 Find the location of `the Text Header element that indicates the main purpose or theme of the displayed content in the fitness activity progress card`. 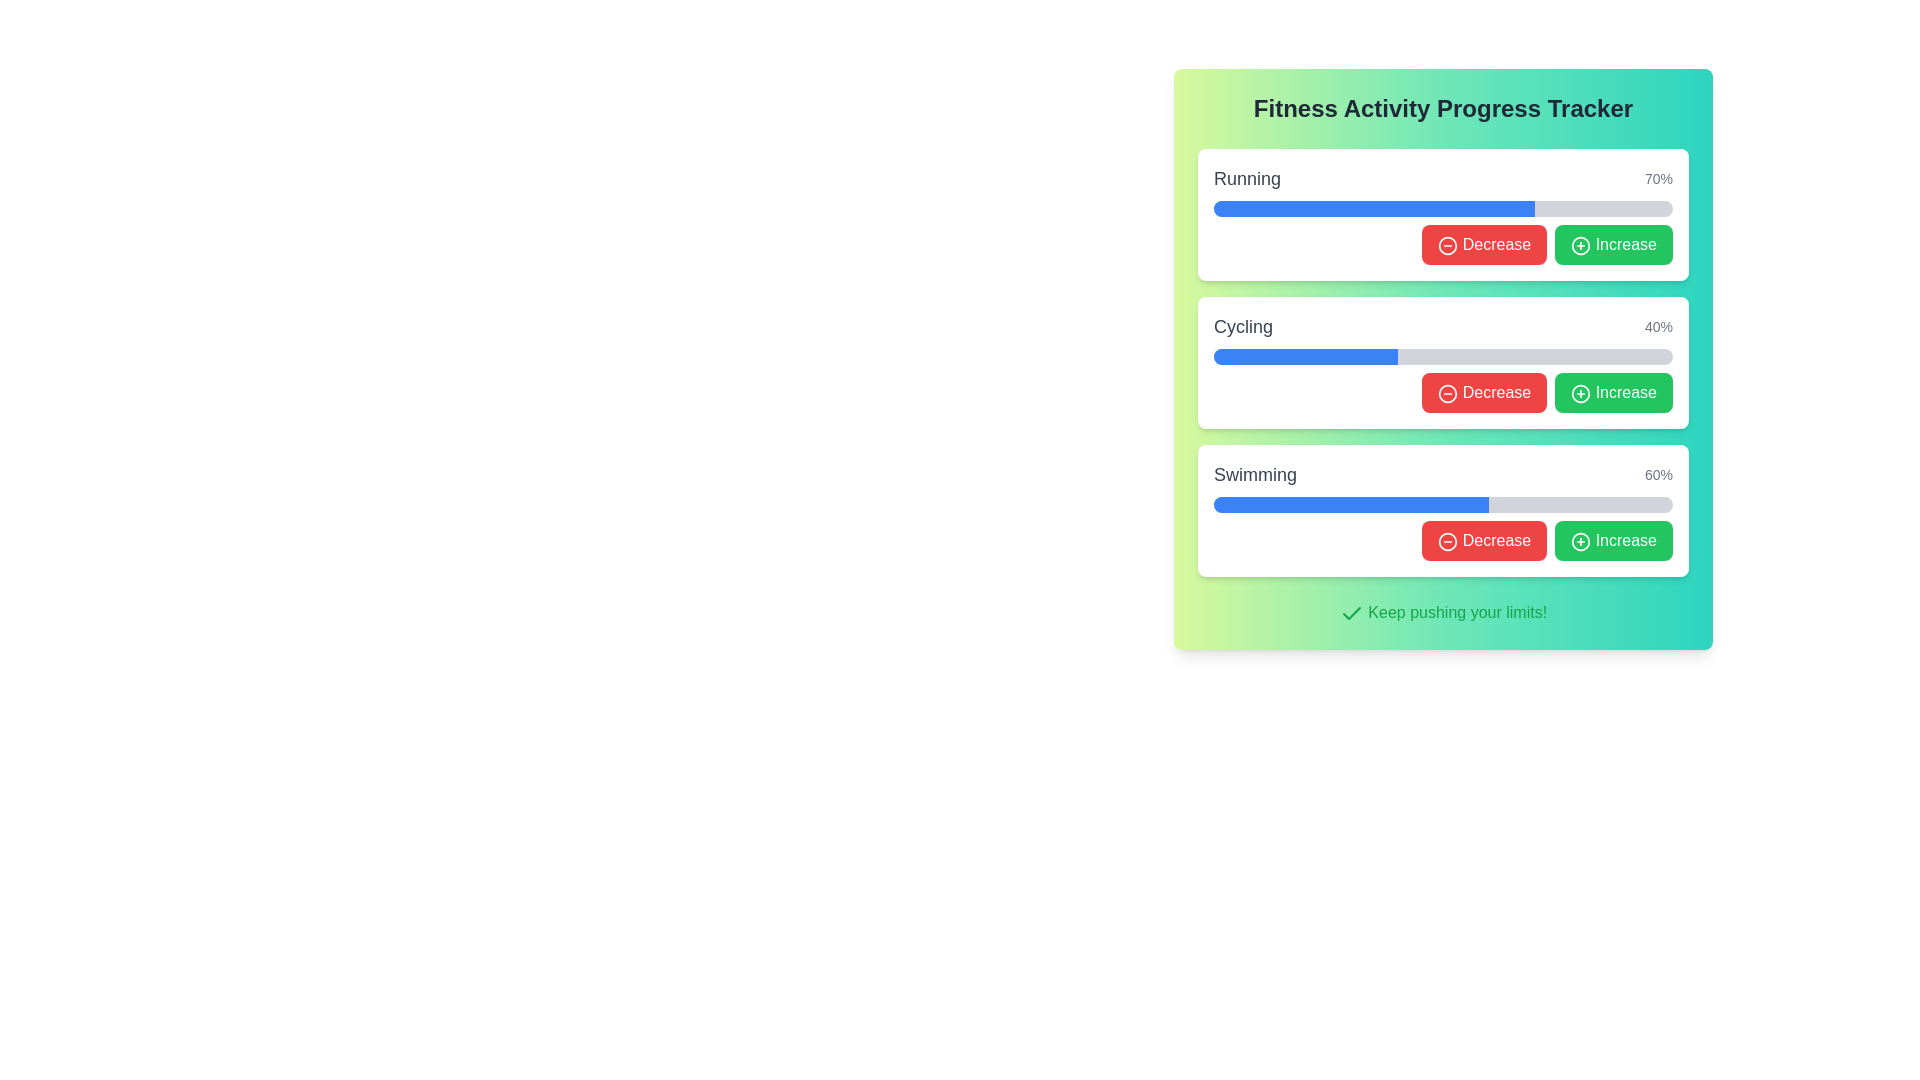

the Text Header element that indicates the main purpose or theme of the displayed content in the fitness activity progress card is located at coordinates (1443, 108).